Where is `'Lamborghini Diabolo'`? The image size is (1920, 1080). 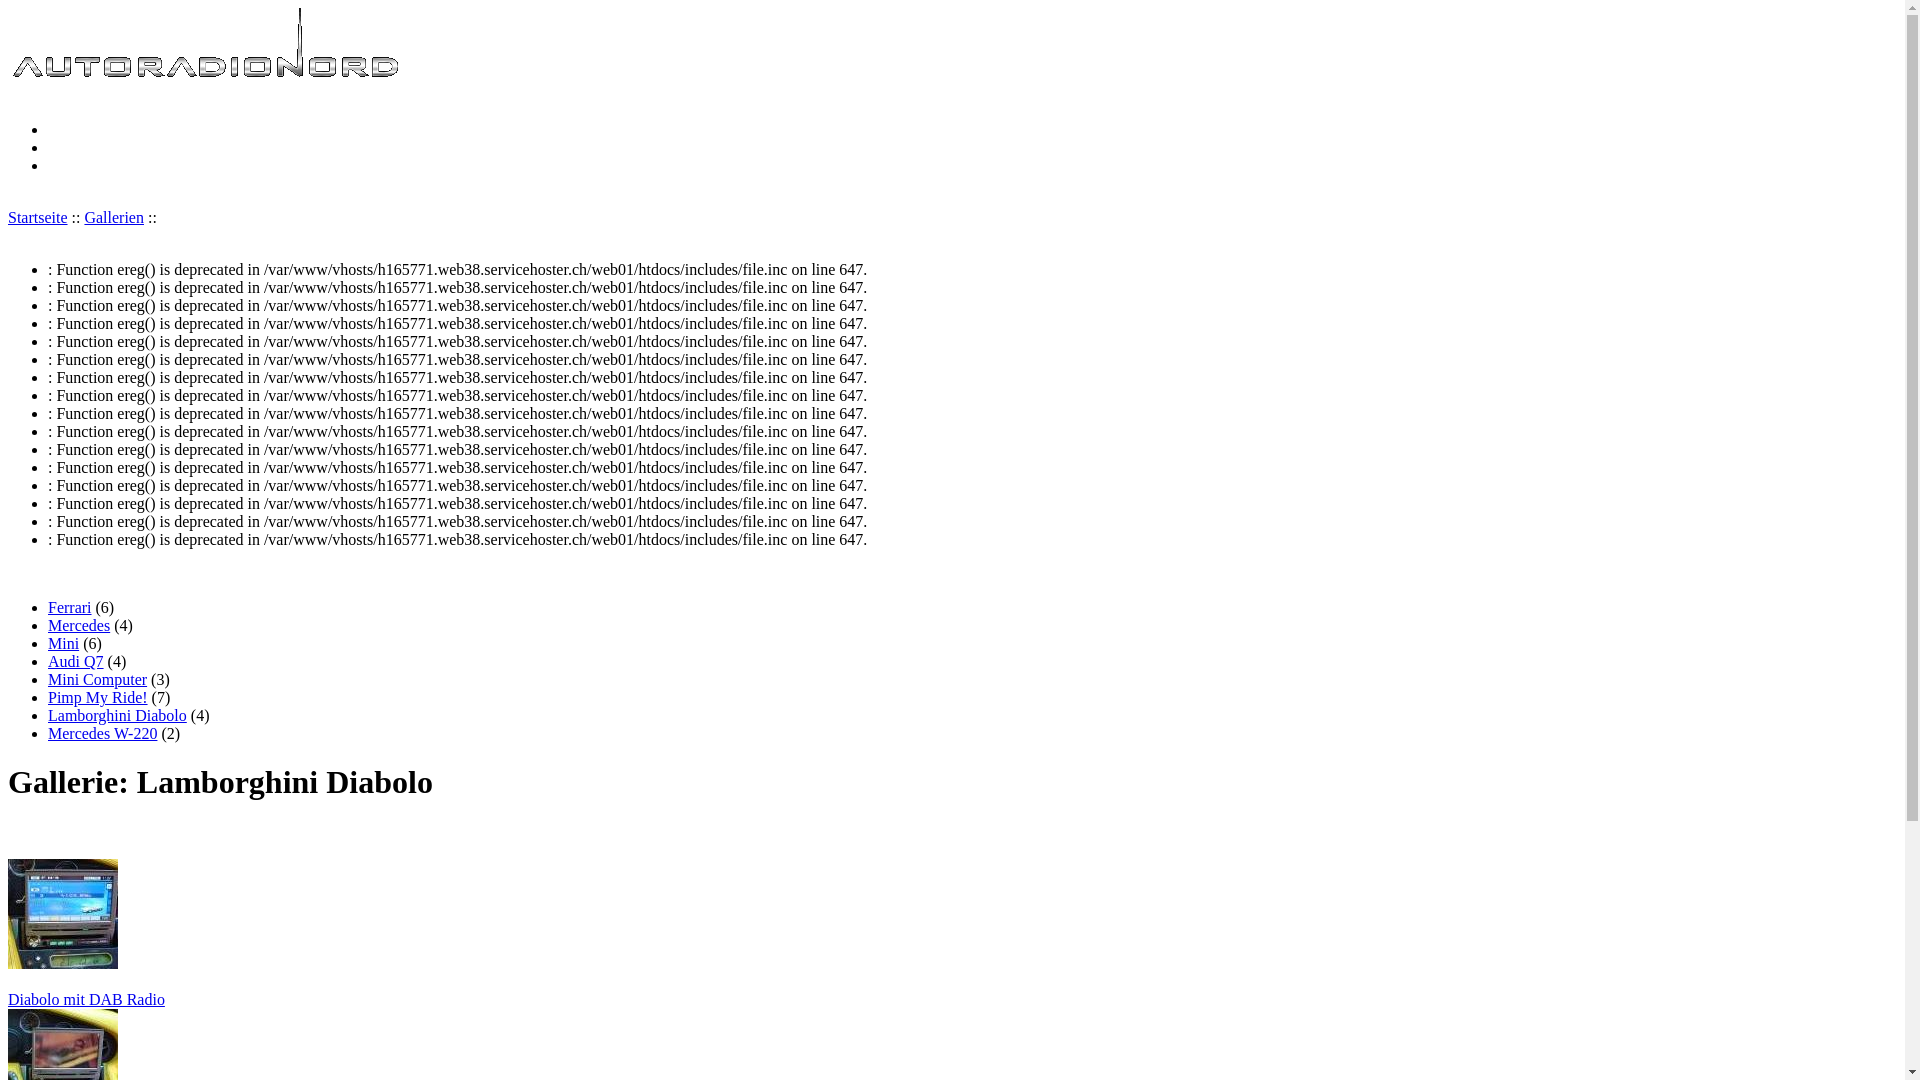
'Lamborghini Diabolo' is located at coordinates (116, 714).